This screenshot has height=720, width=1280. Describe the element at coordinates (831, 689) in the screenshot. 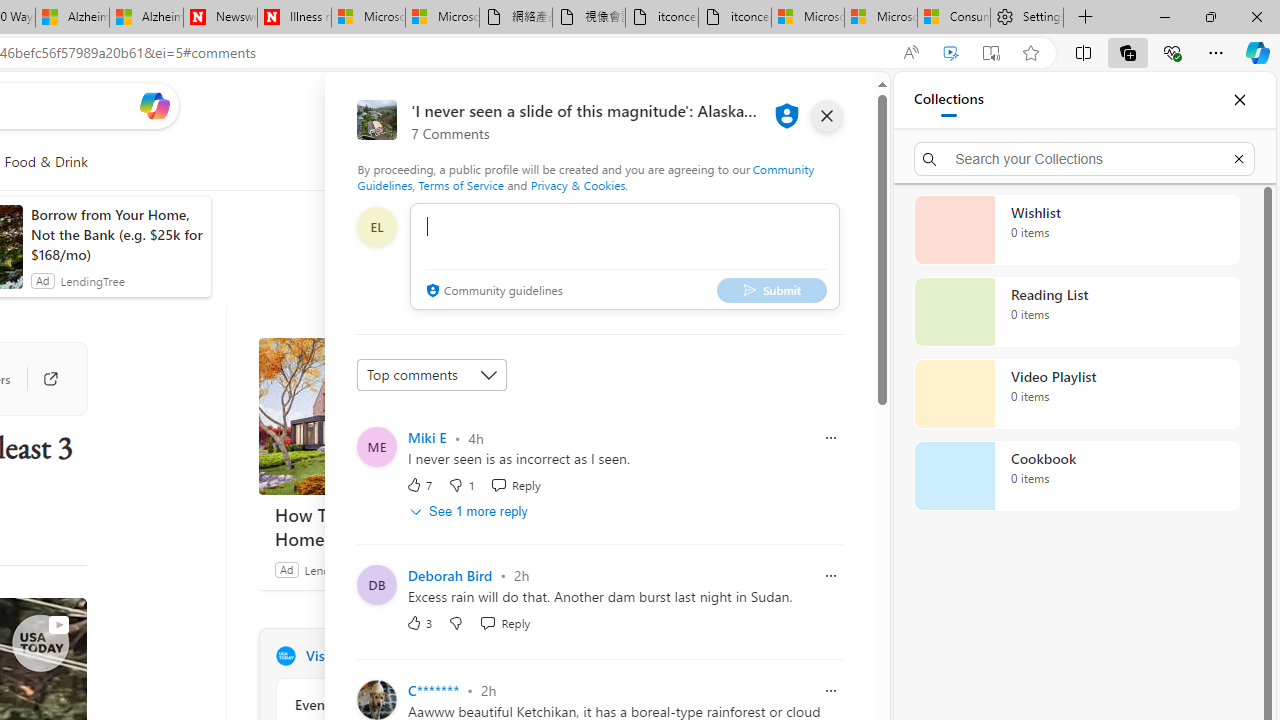

I see `'Report comment'` at that location.